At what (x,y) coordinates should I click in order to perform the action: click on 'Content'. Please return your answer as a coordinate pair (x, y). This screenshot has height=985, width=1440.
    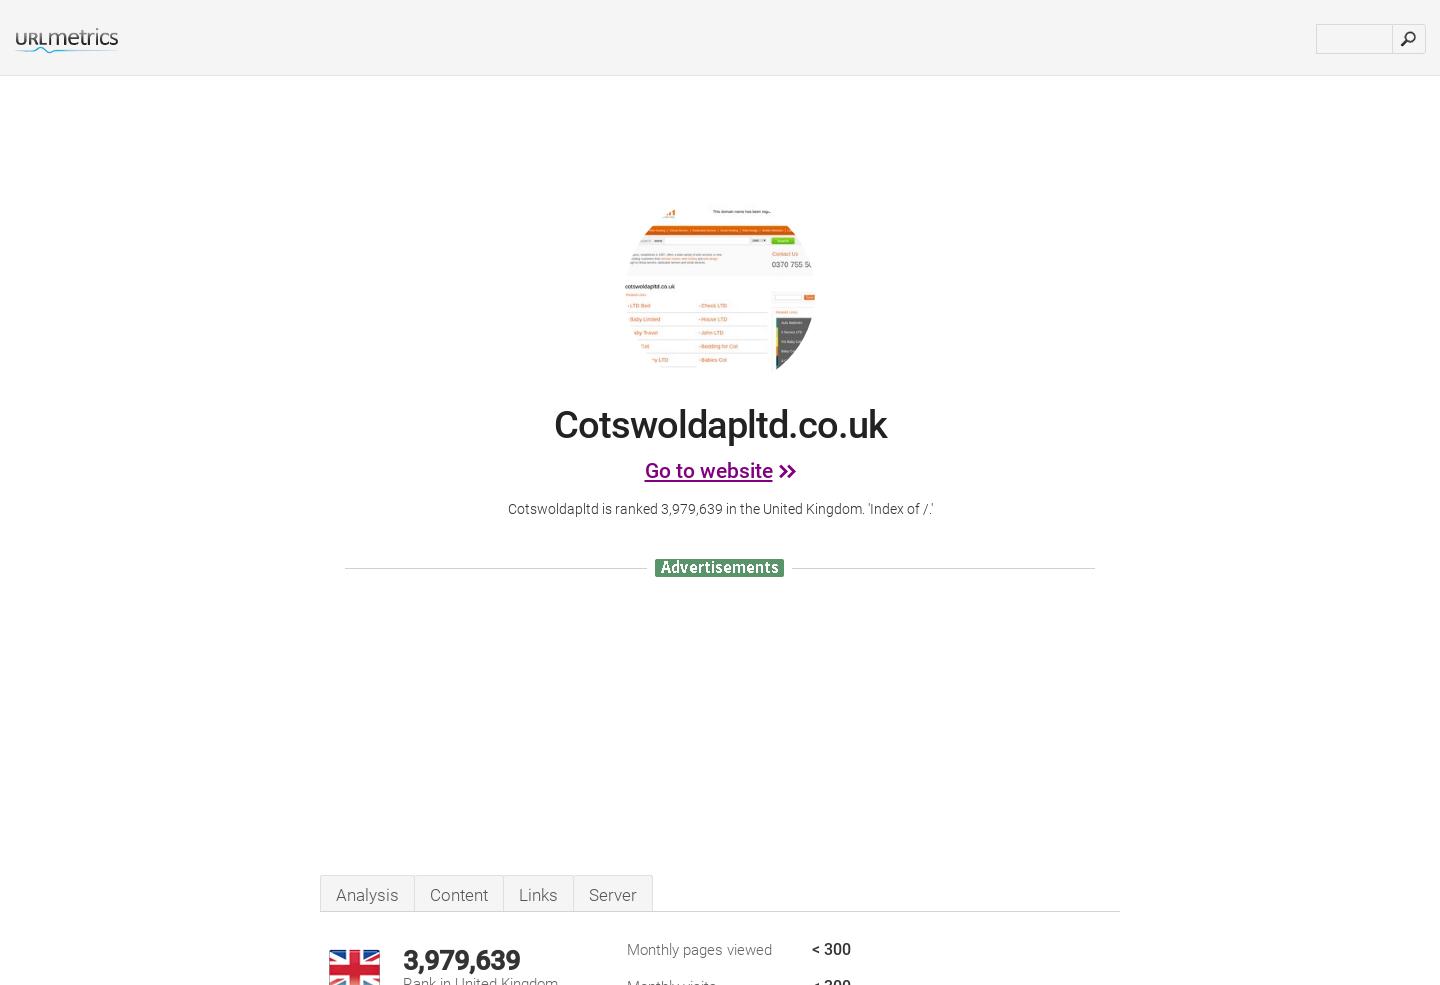
    Looking at the image, I should click on (458, 894).